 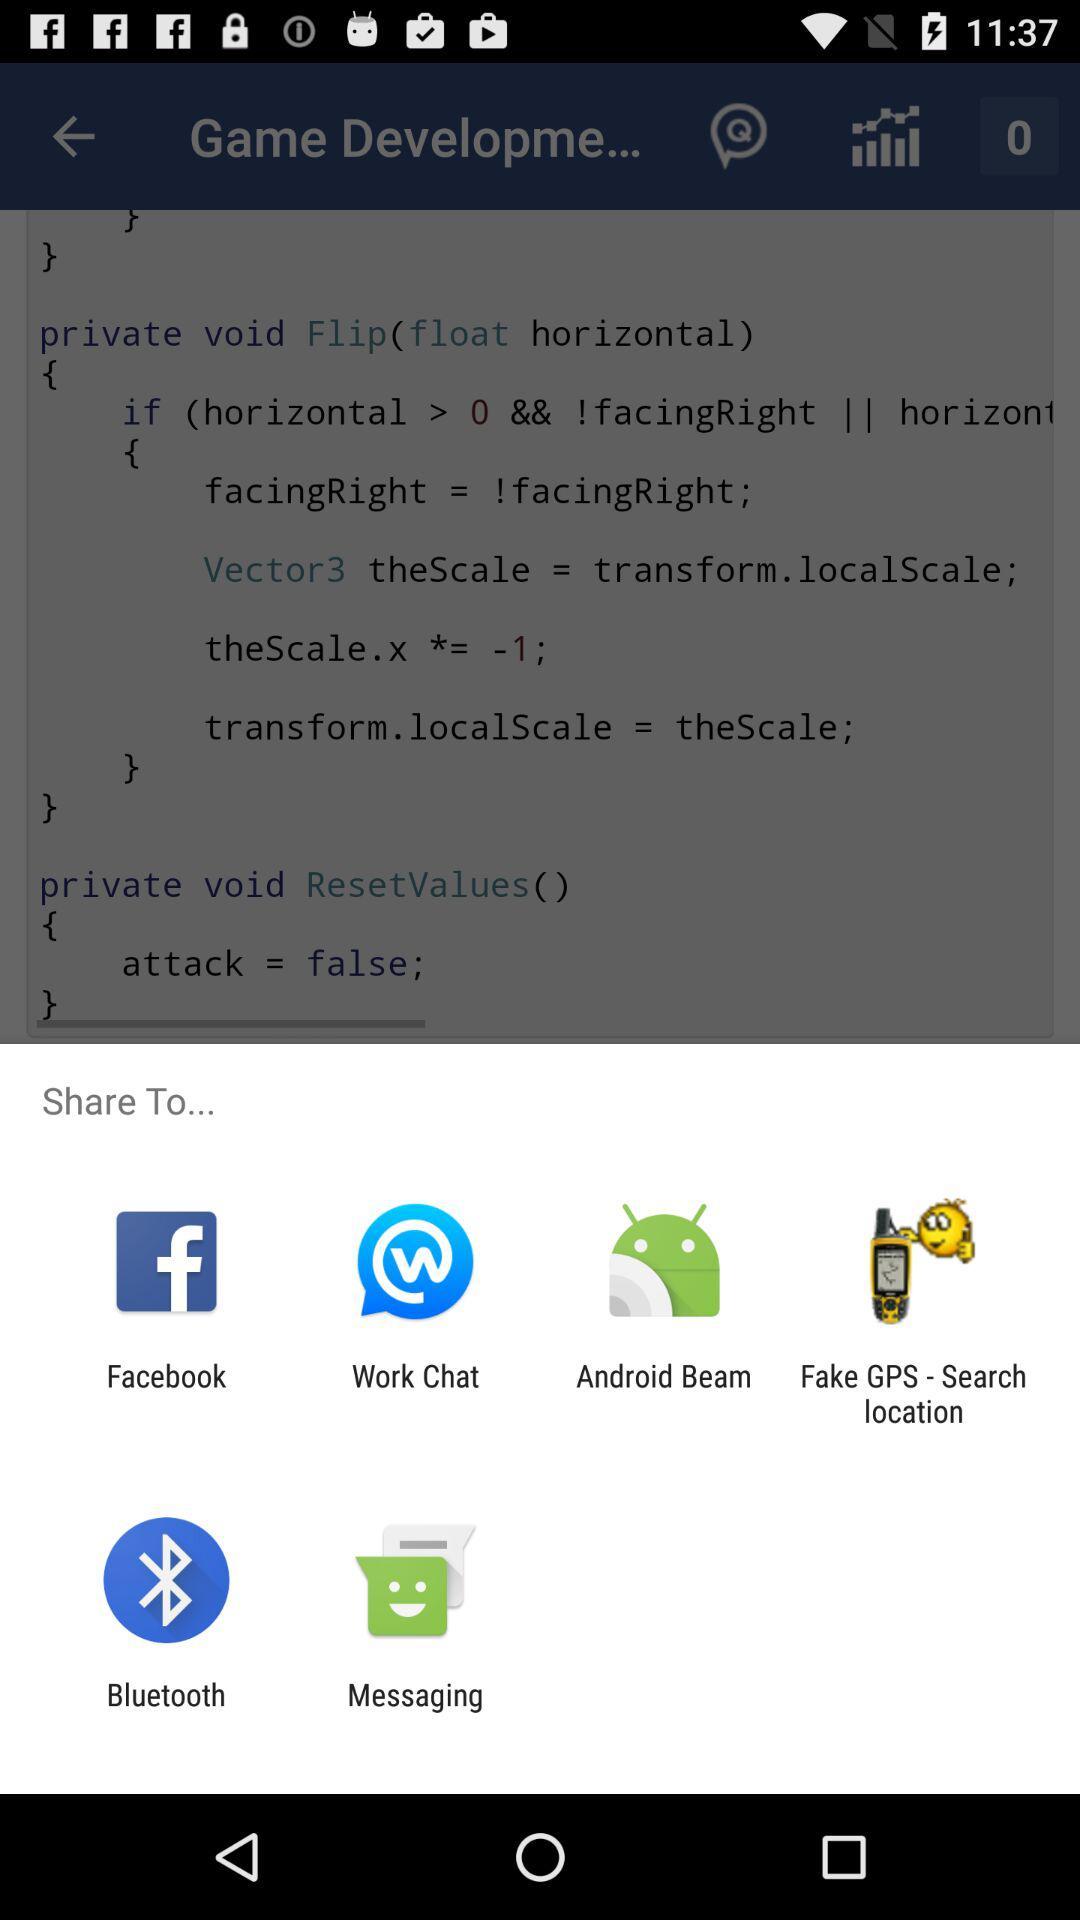 What do you see at coordinates (664, 1392) in the screenshot?
I see `the icon to the left of the fake gps search` at bounding box center [664, 1392].